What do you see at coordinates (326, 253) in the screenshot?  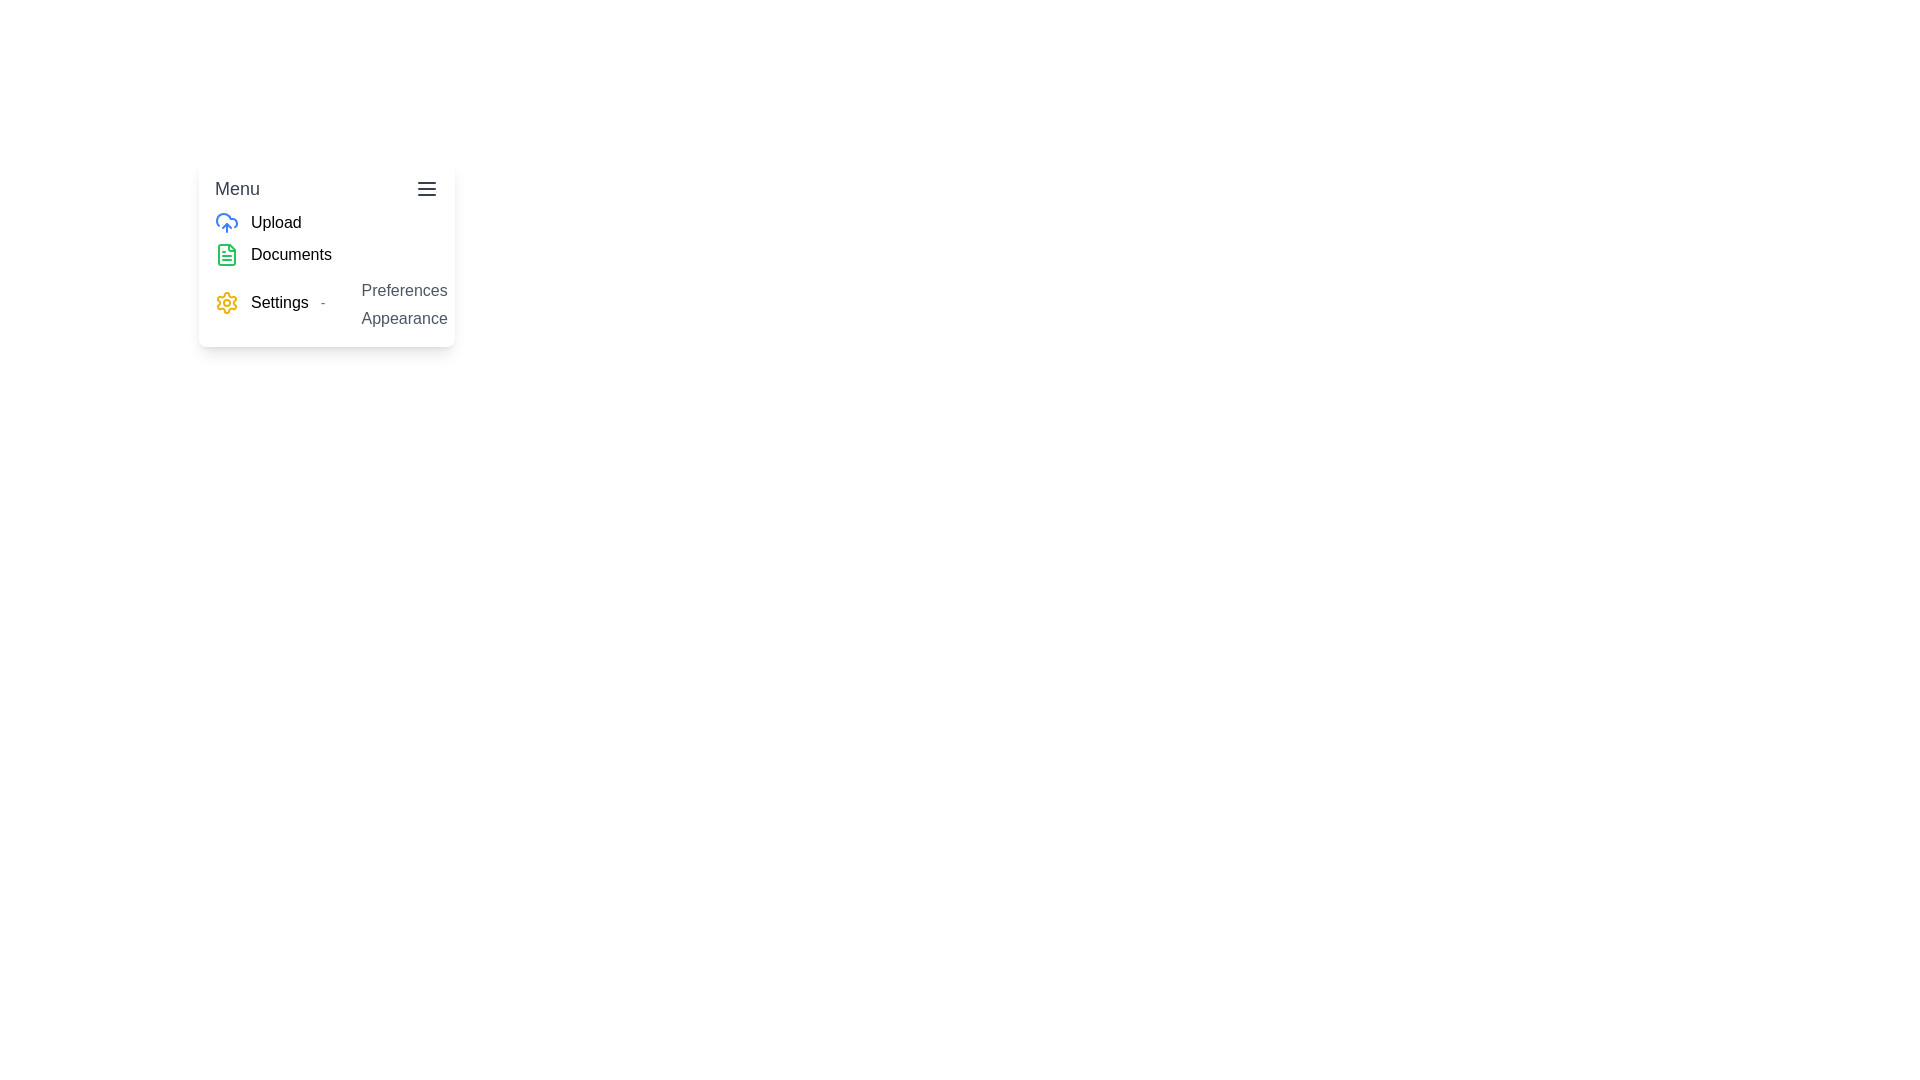 I see `the 'Documents' menu item located directly below the 'Upload' menu item in the vertical stack of menu options` at bounding box center [326, 253].